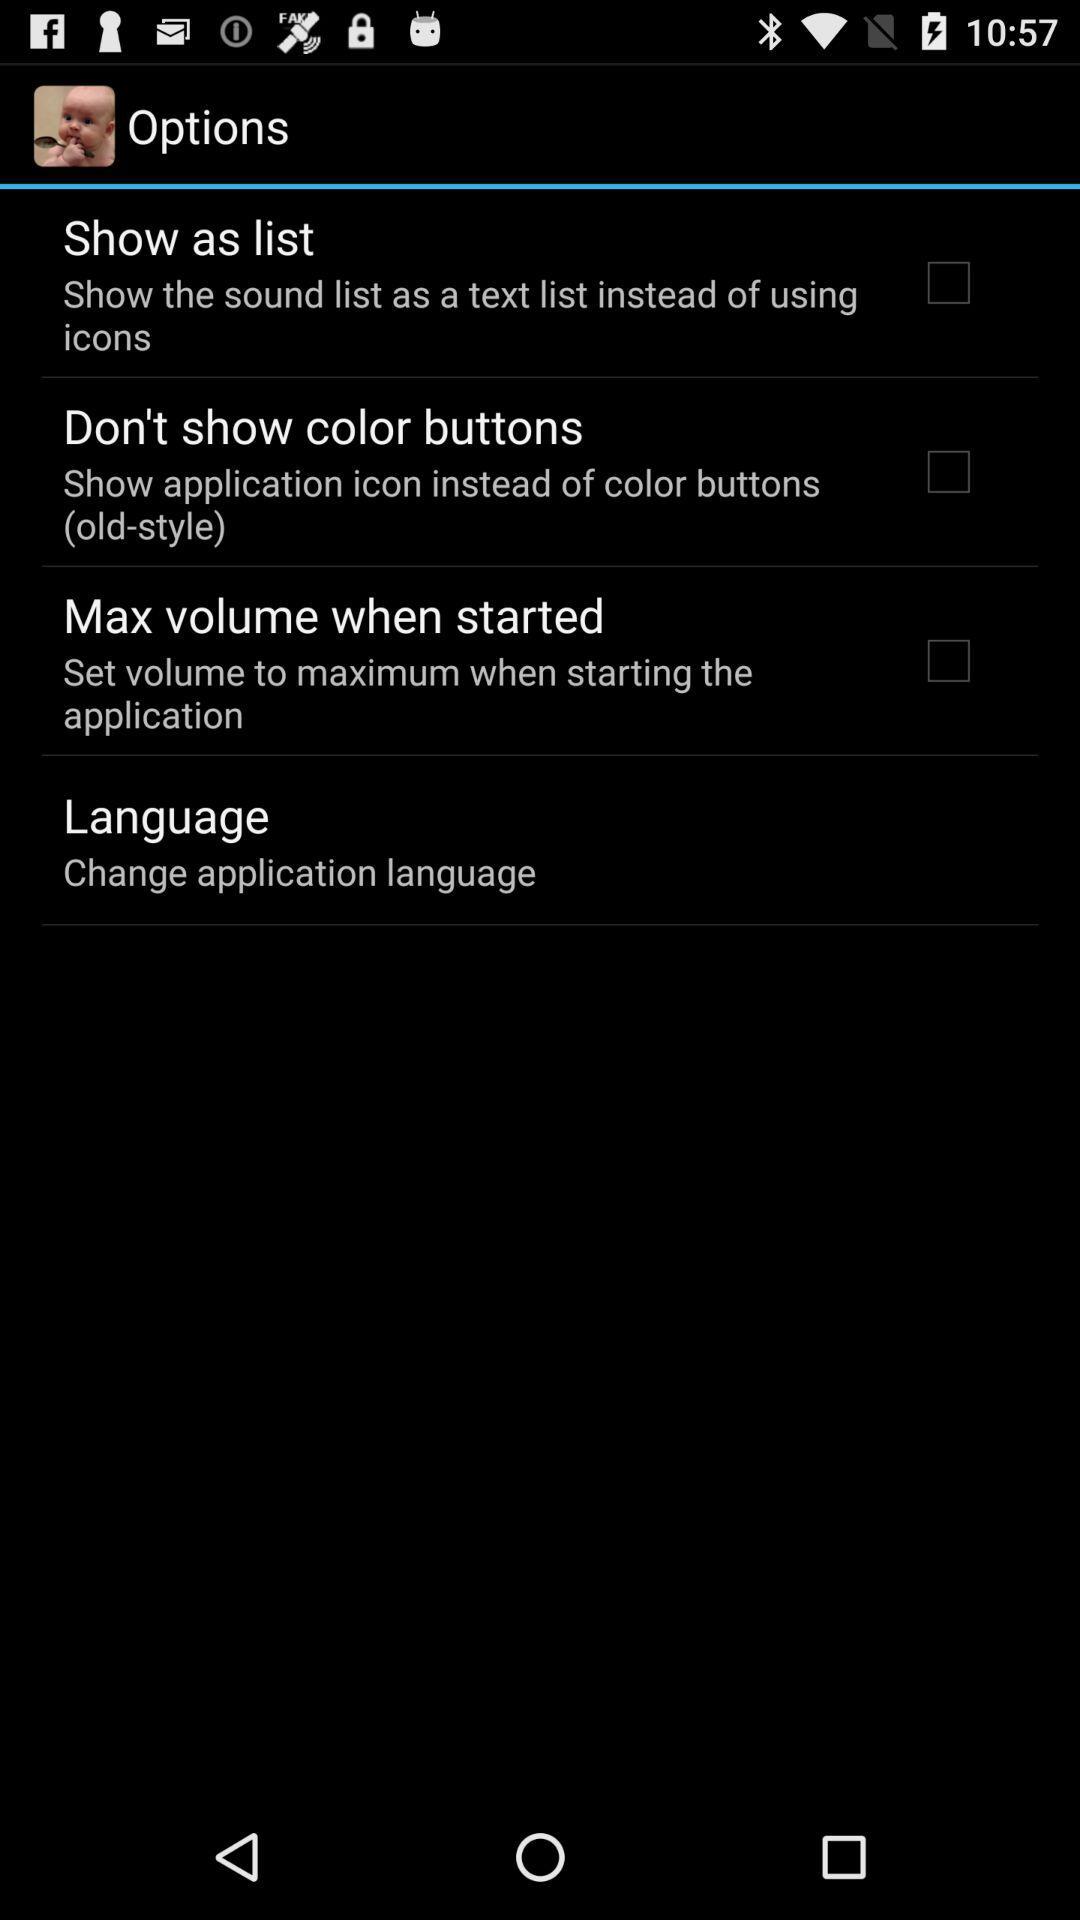 This screenshot has height=1920, width=1080. Describe the element at coordinates (463, 692) in the screenshot. I see `the set volume to` at that location.